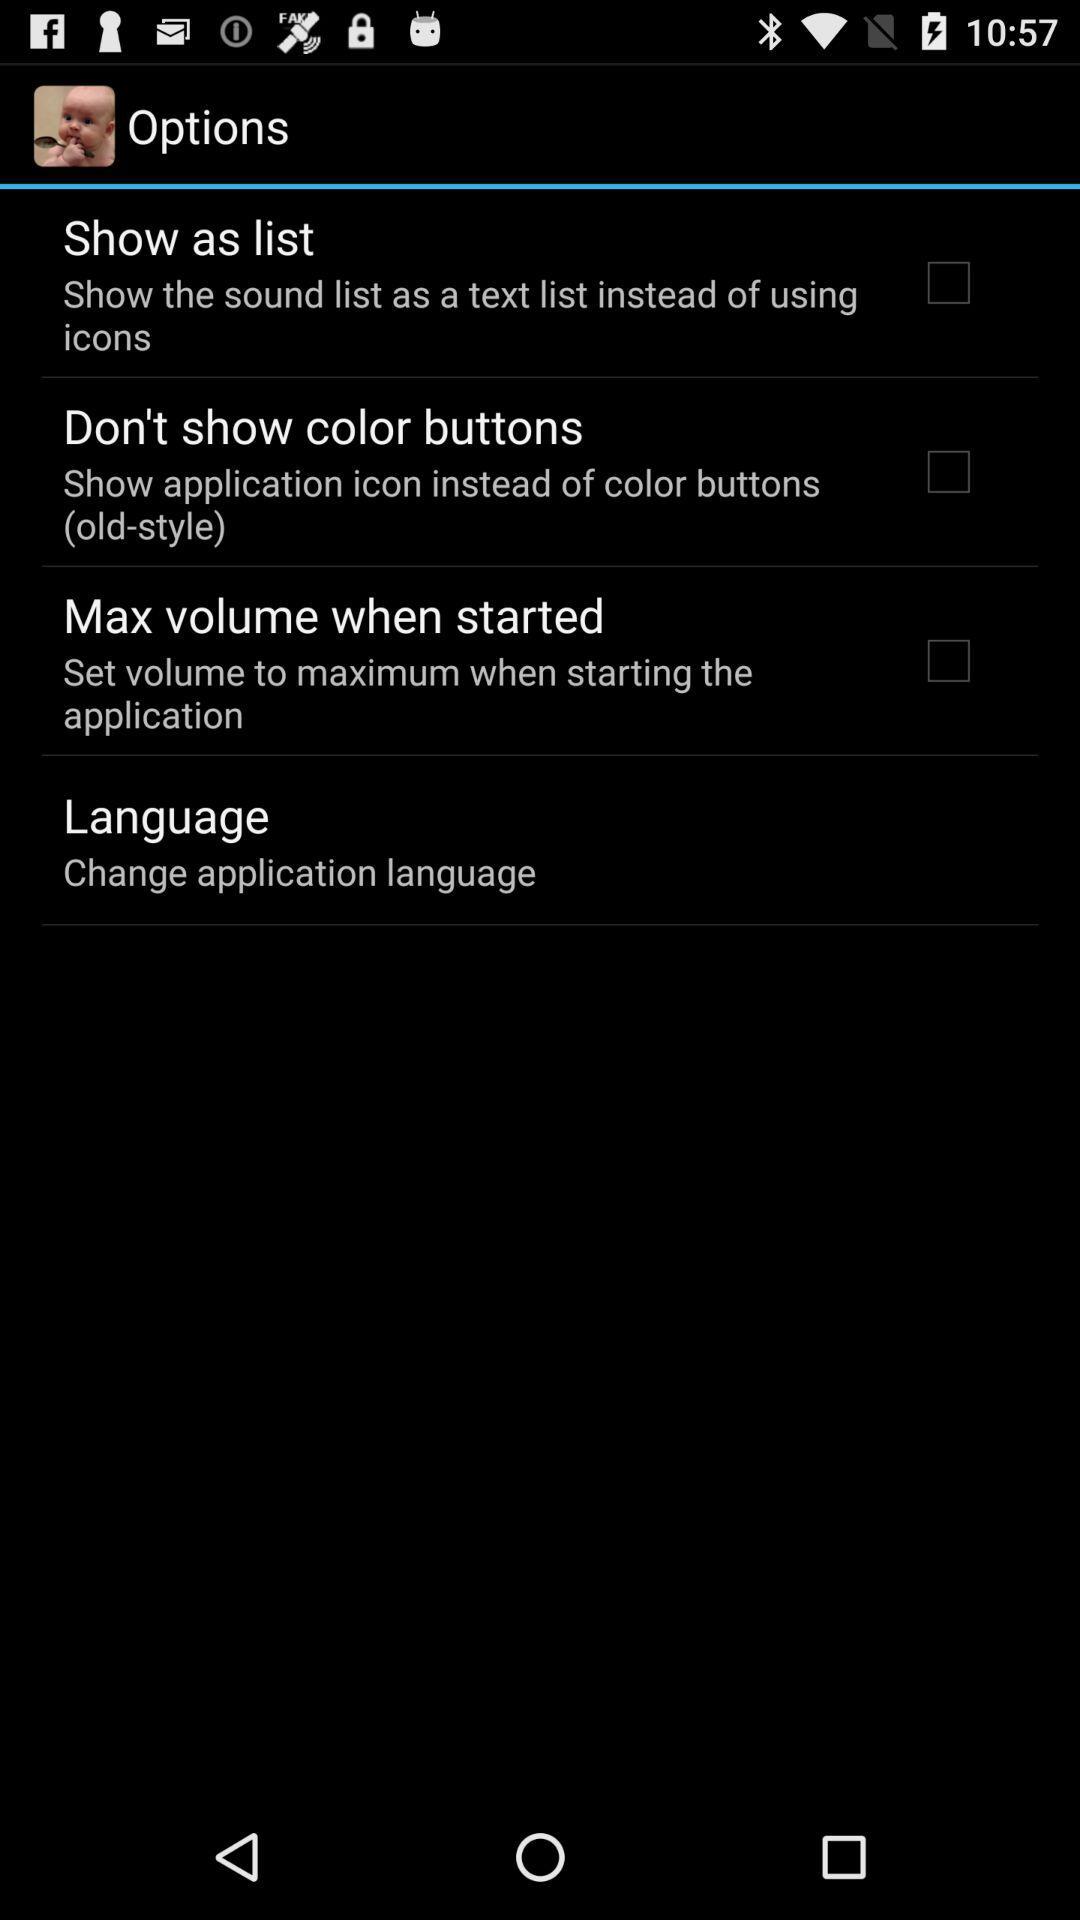 This screenshot has height=1920, width=1080. Describe the element at coordinates (463, 692) in the screenshot. I see `the set volume to` at that location.